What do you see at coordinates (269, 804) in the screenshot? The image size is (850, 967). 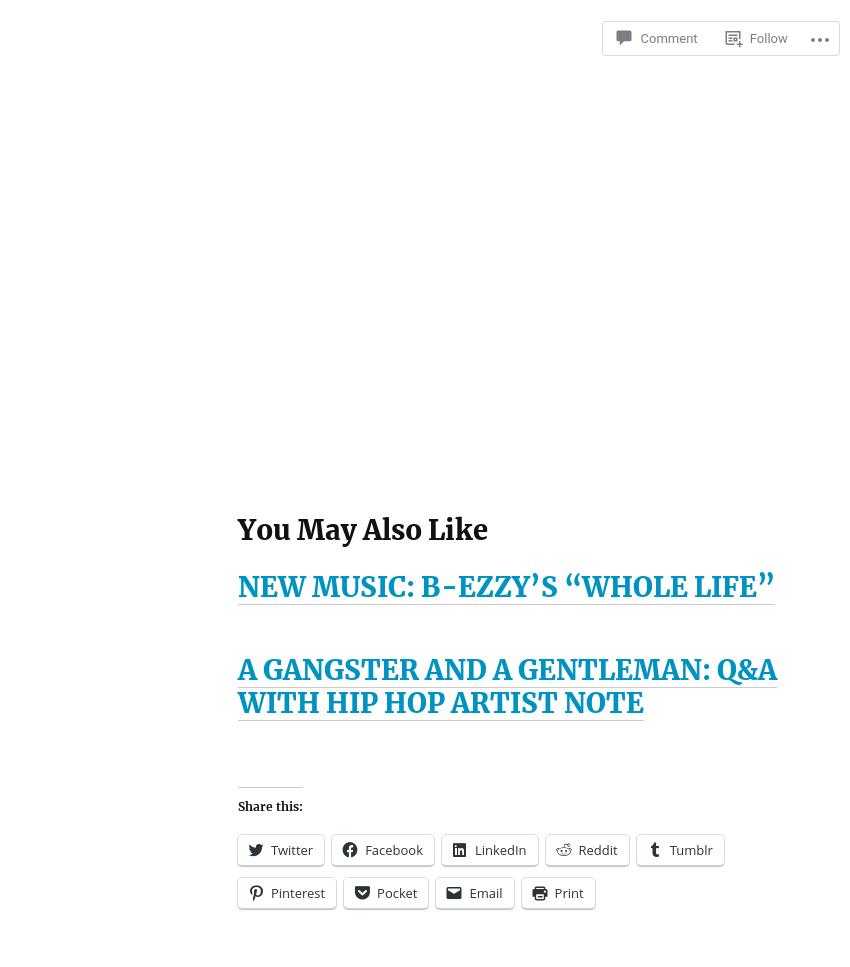 I see `'Share this:'` at bounding box center [269, 804].